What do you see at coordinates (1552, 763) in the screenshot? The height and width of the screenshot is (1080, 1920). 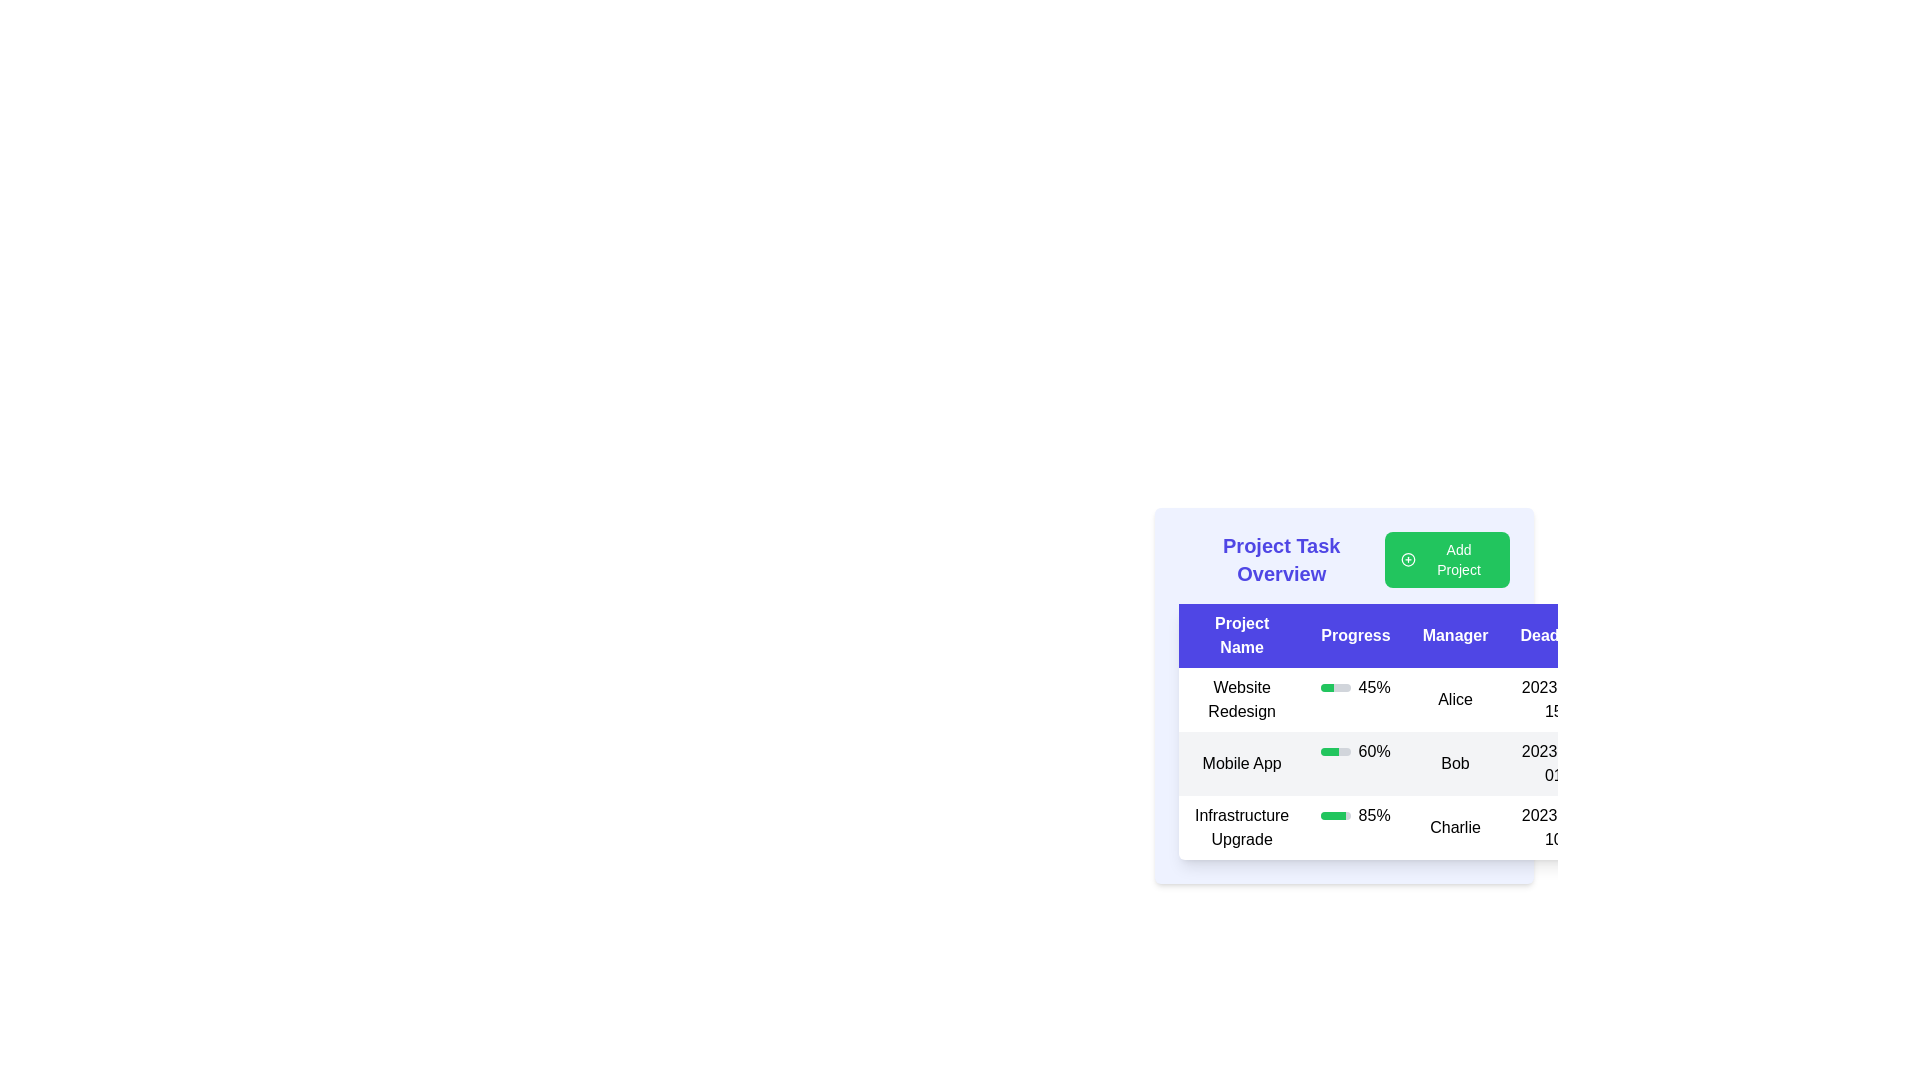 I see `date '2023-12-01' displayed in the rightmost column of the tabular interface for the 'Mobile App' project, under the 'Deadline' column` at bounding box center [1552, 763].